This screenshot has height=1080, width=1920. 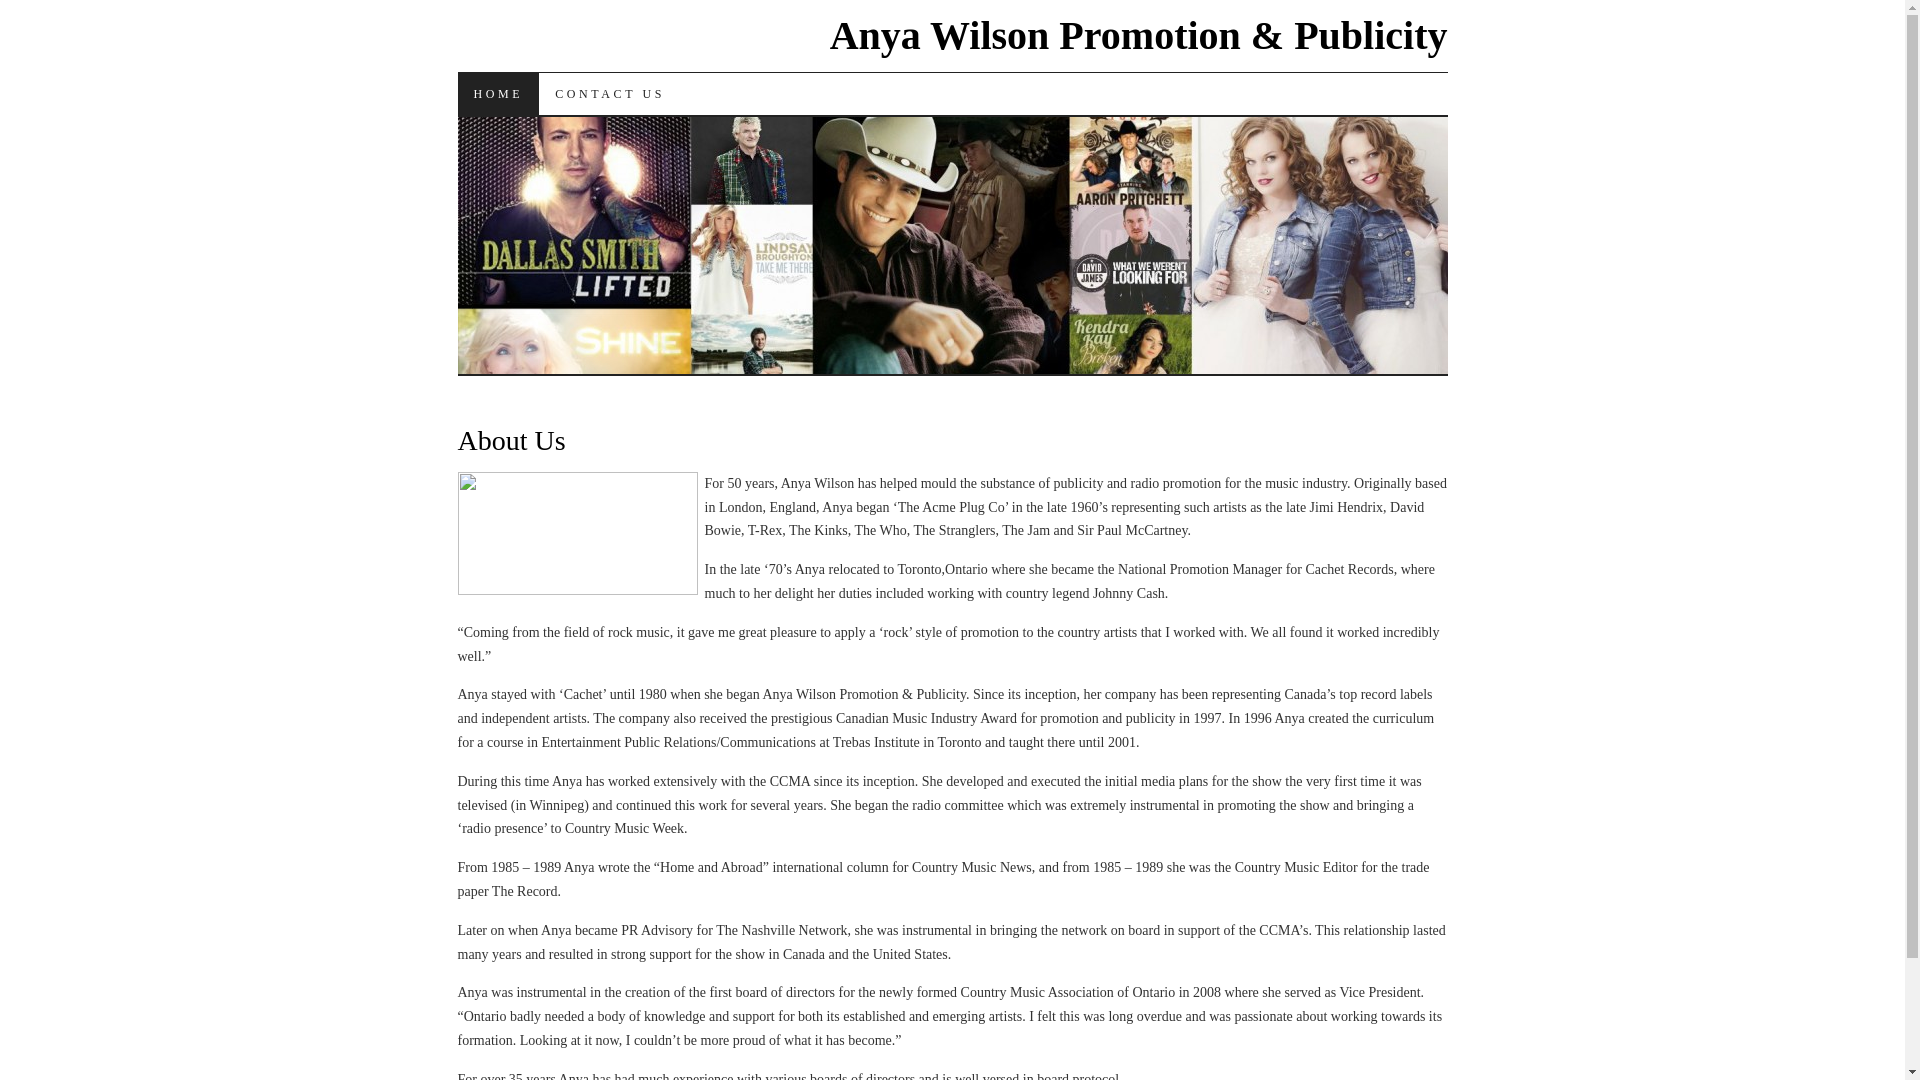 What do you see at coordinates (564, 93) in the screenshot?
I see `'SKIP TO CONTENT'` at bounding box center [564, 93].